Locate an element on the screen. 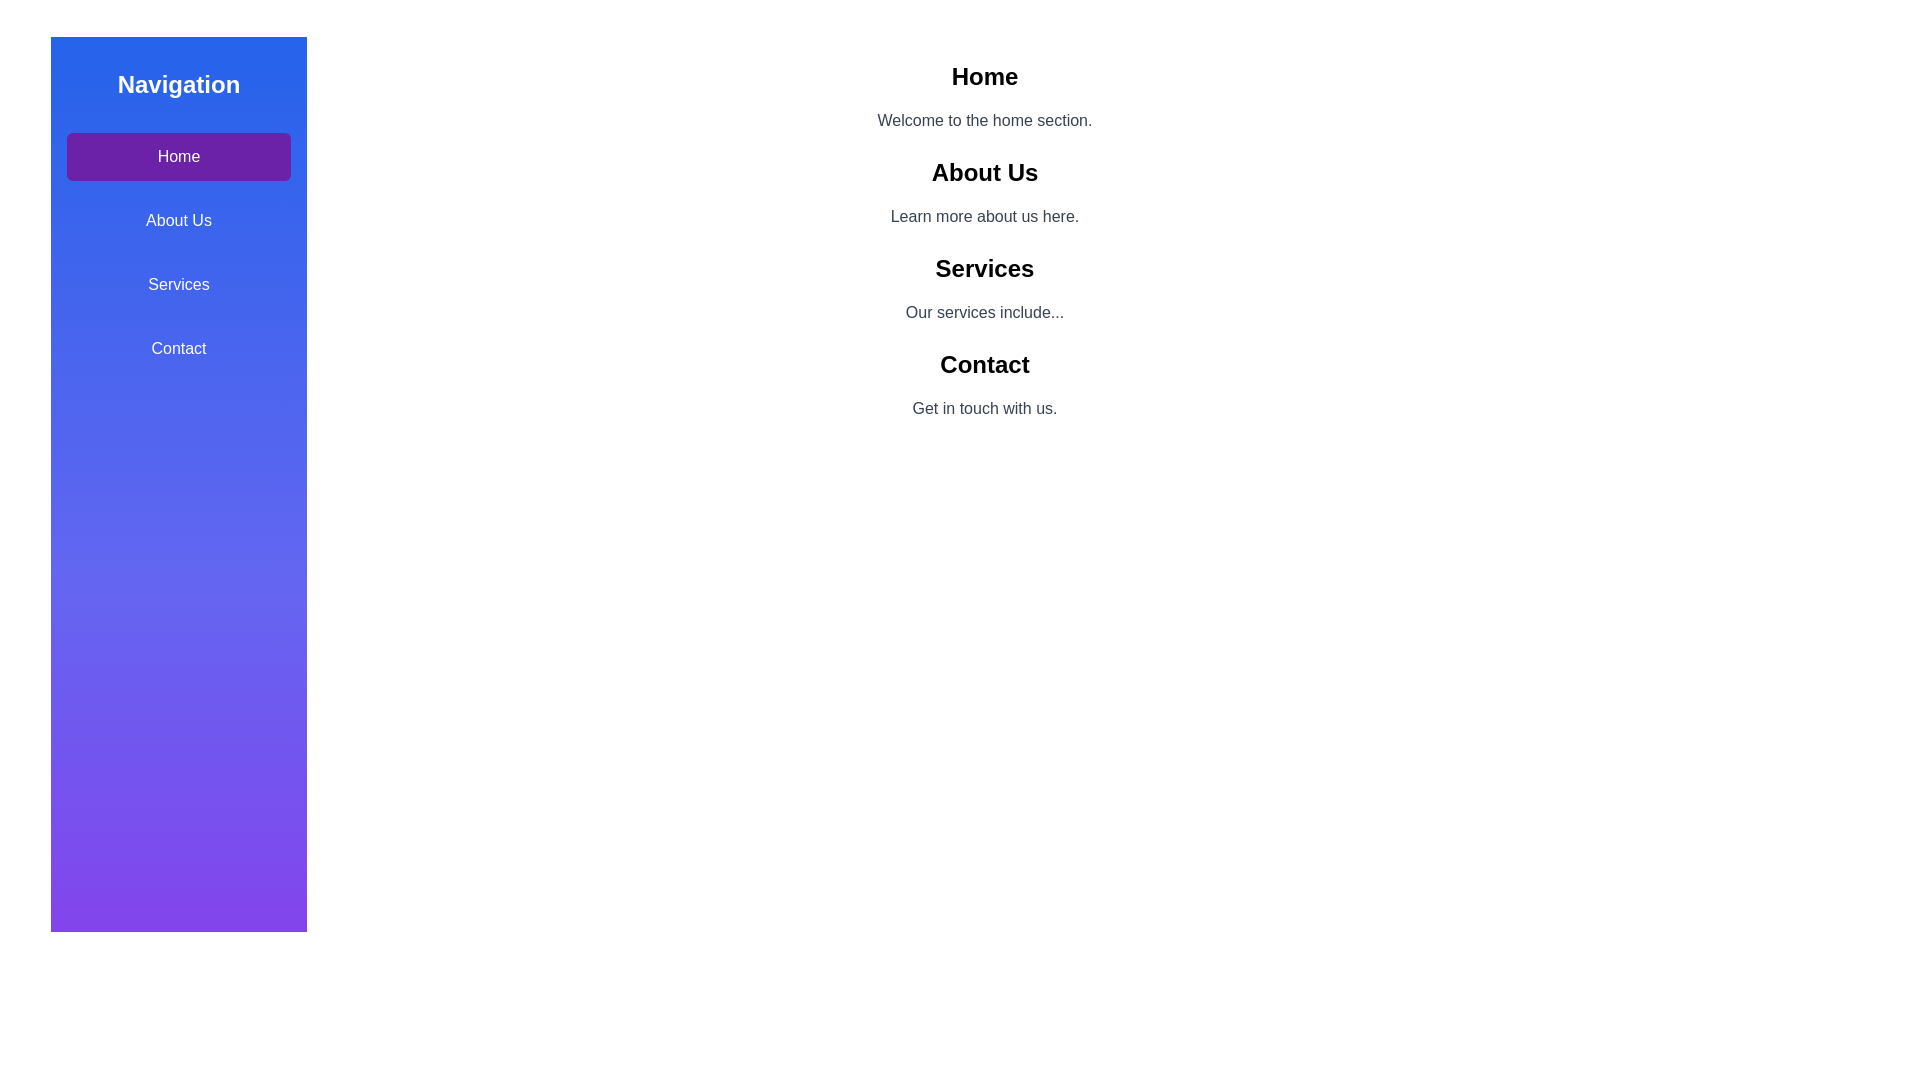 The image size is (1920, 1080). the 'Services' button in the vertical navigation menu to observe its hover effect is located at coordinates (178, 285).